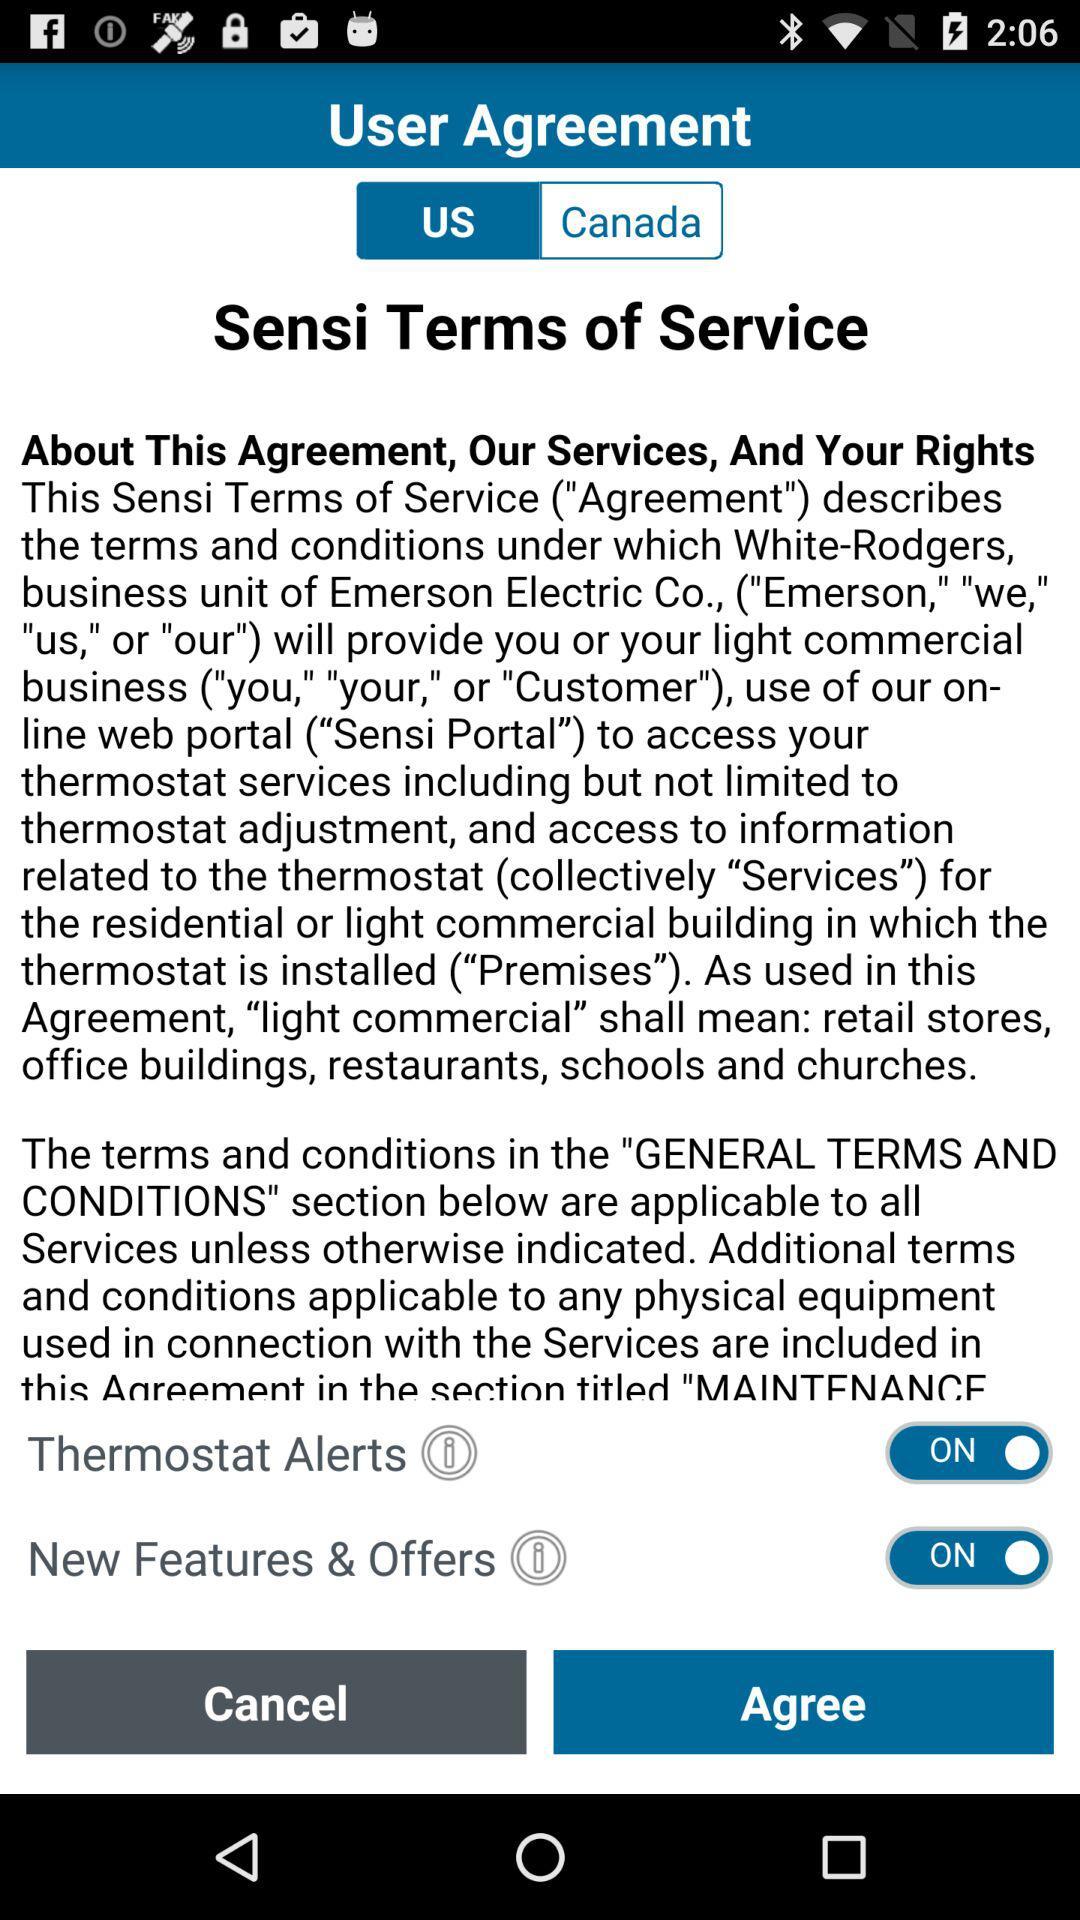  What do you see at coordinates (537, 1667) in the screenshot?
I see `the info icon` at bounding box center [537, 1667].